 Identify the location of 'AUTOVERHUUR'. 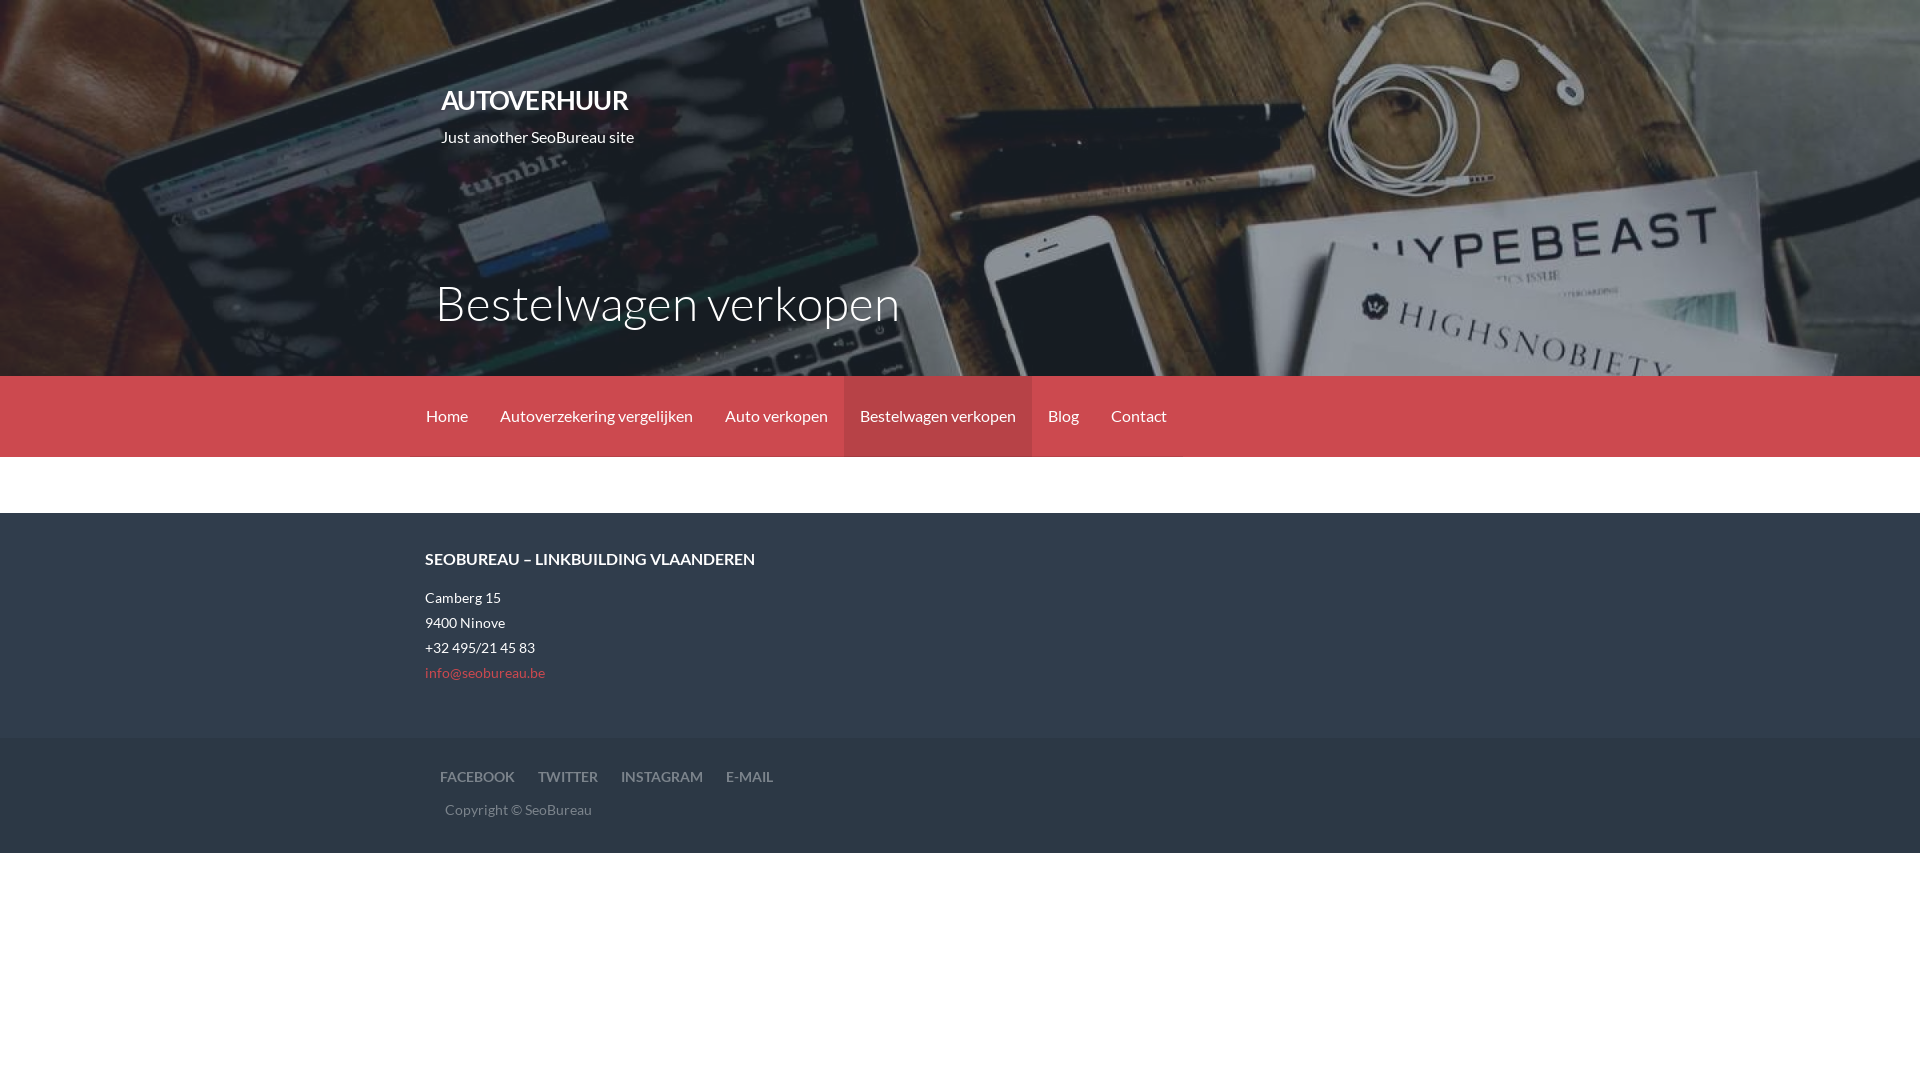
(440, 100).